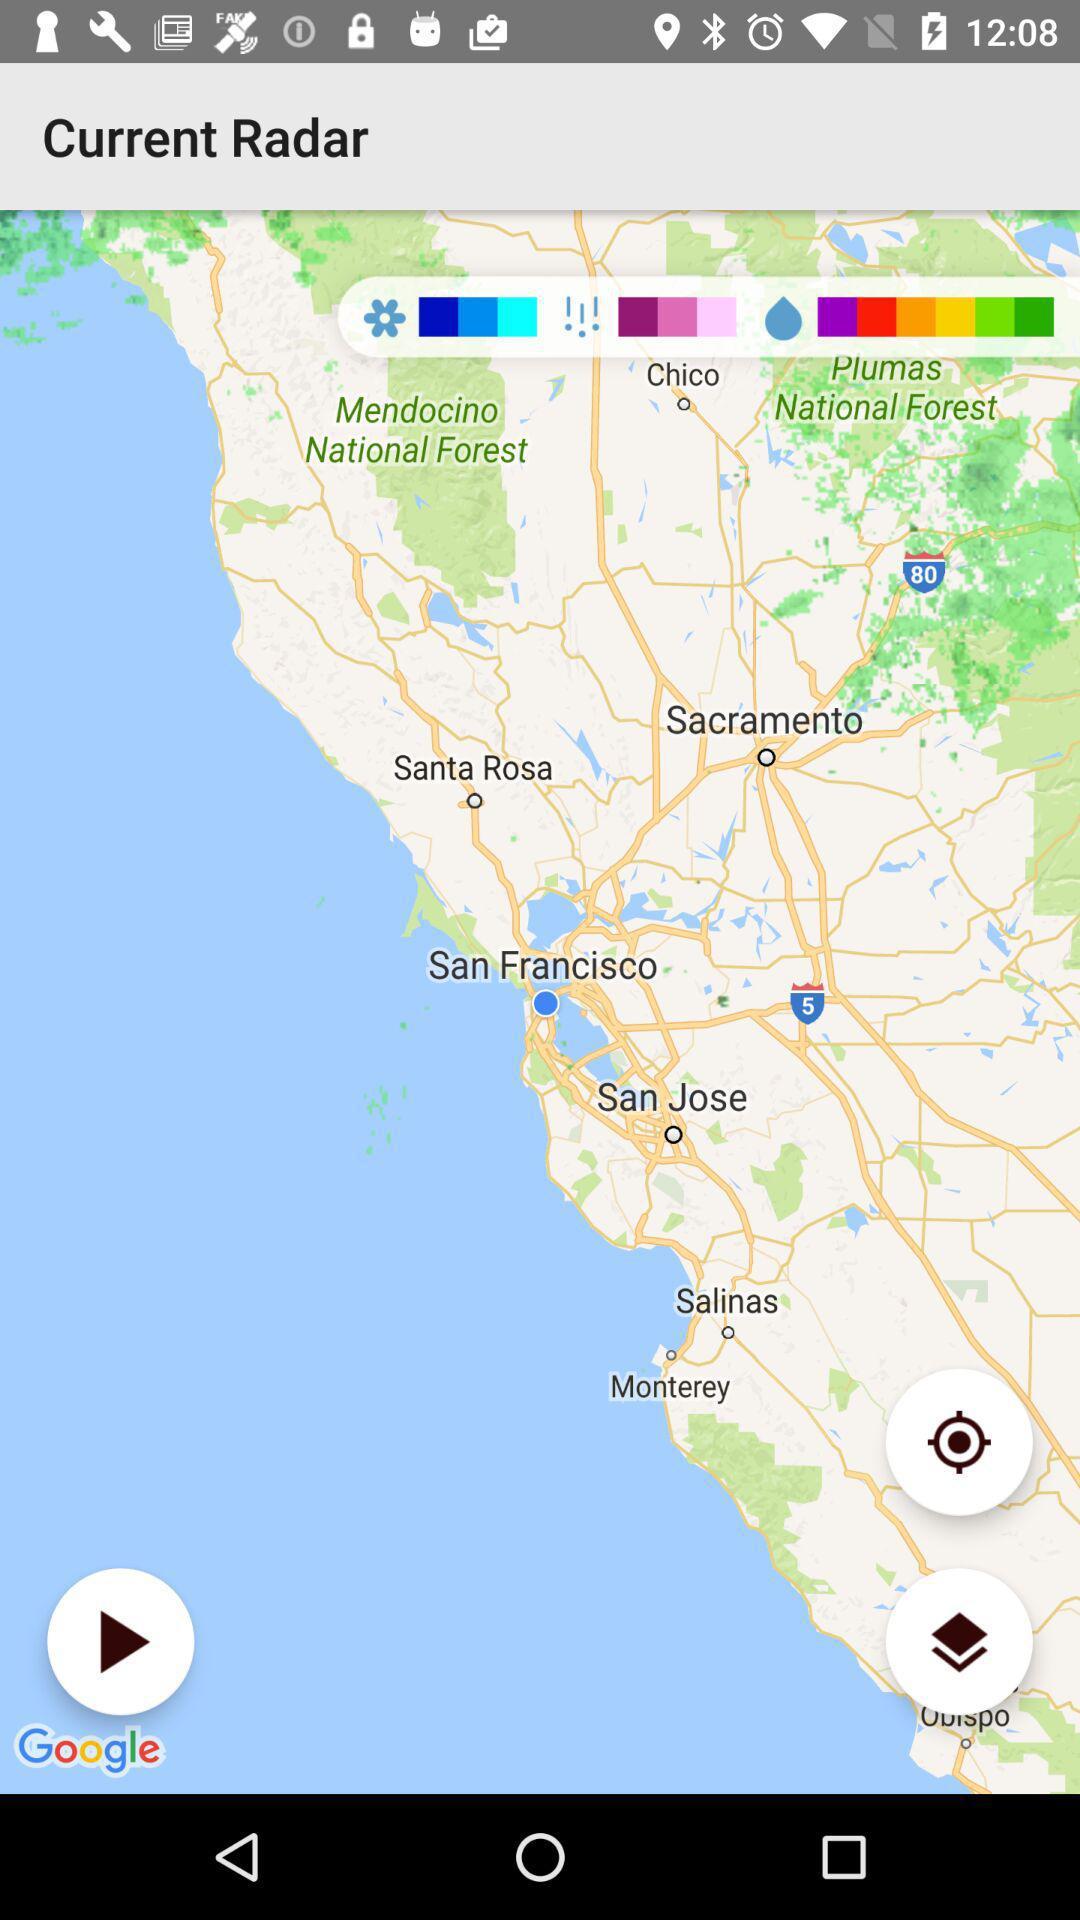  What do you see at coordinates (120, 1641) in the screenshot?
I see `play` at bounding box center [120, 1641].